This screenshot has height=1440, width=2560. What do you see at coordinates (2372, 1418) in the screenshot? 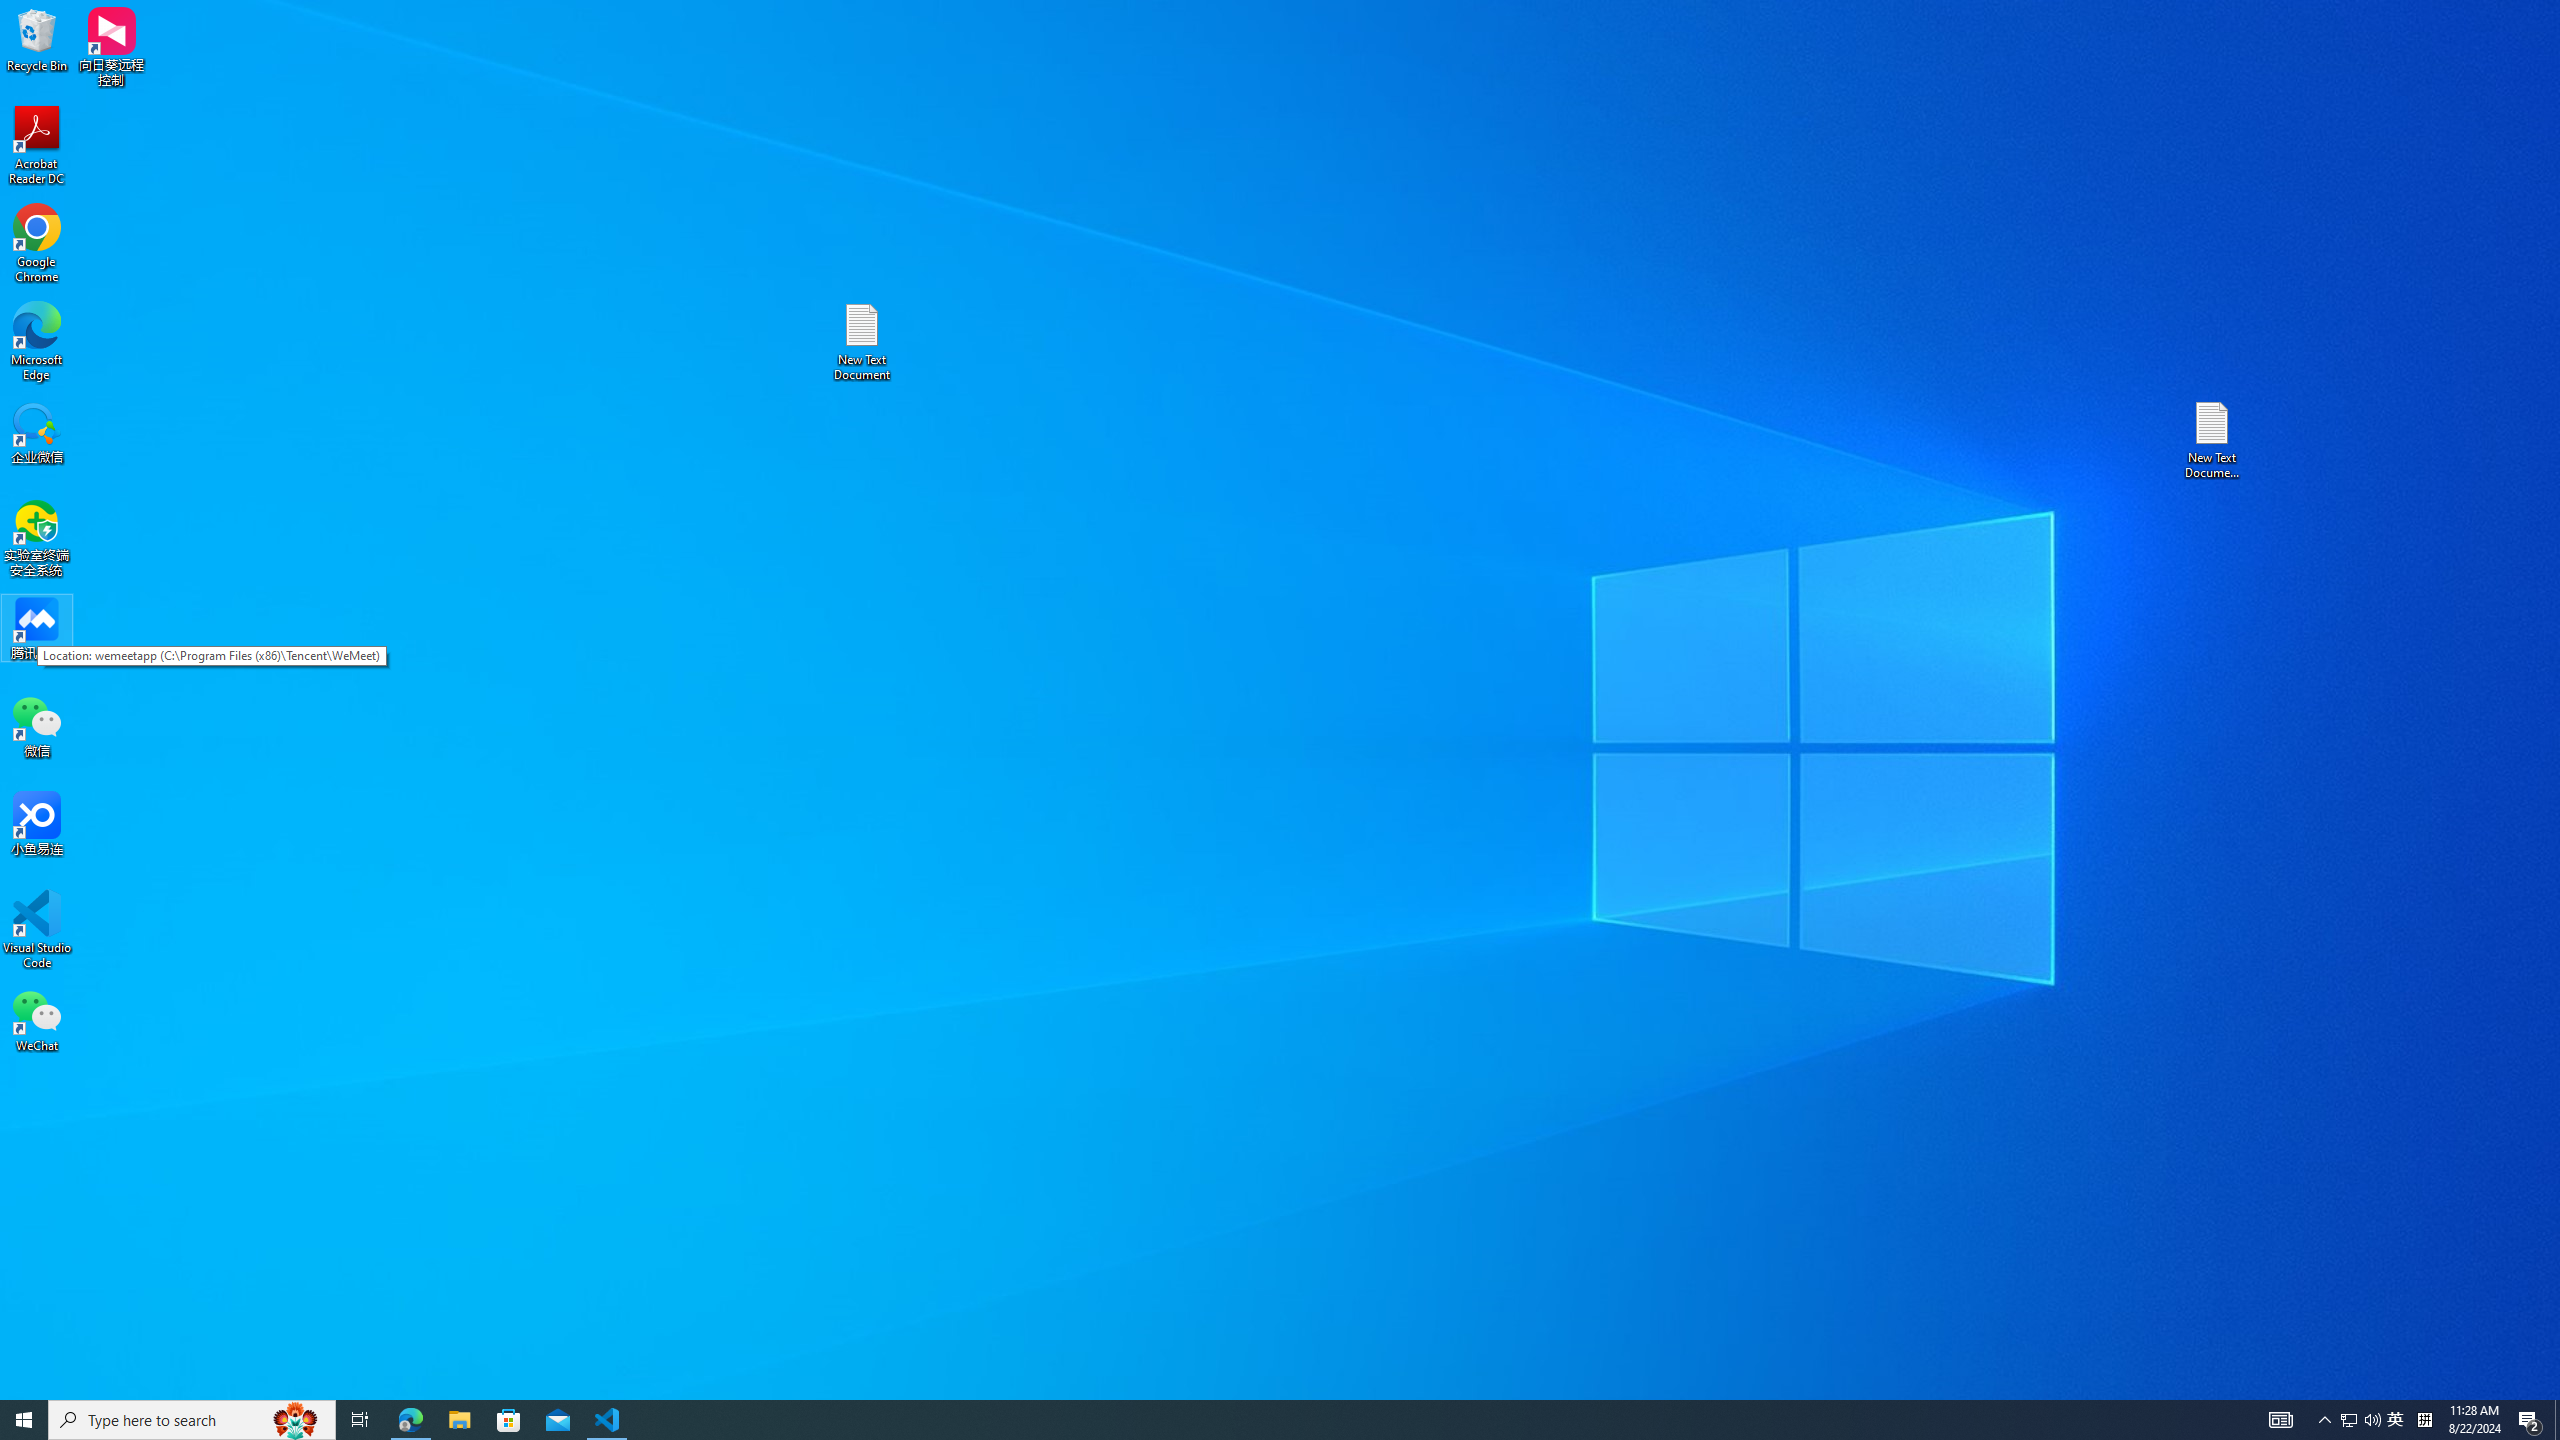
I see `'Q2790: 100%'` at bounding box center [2372, 1418].